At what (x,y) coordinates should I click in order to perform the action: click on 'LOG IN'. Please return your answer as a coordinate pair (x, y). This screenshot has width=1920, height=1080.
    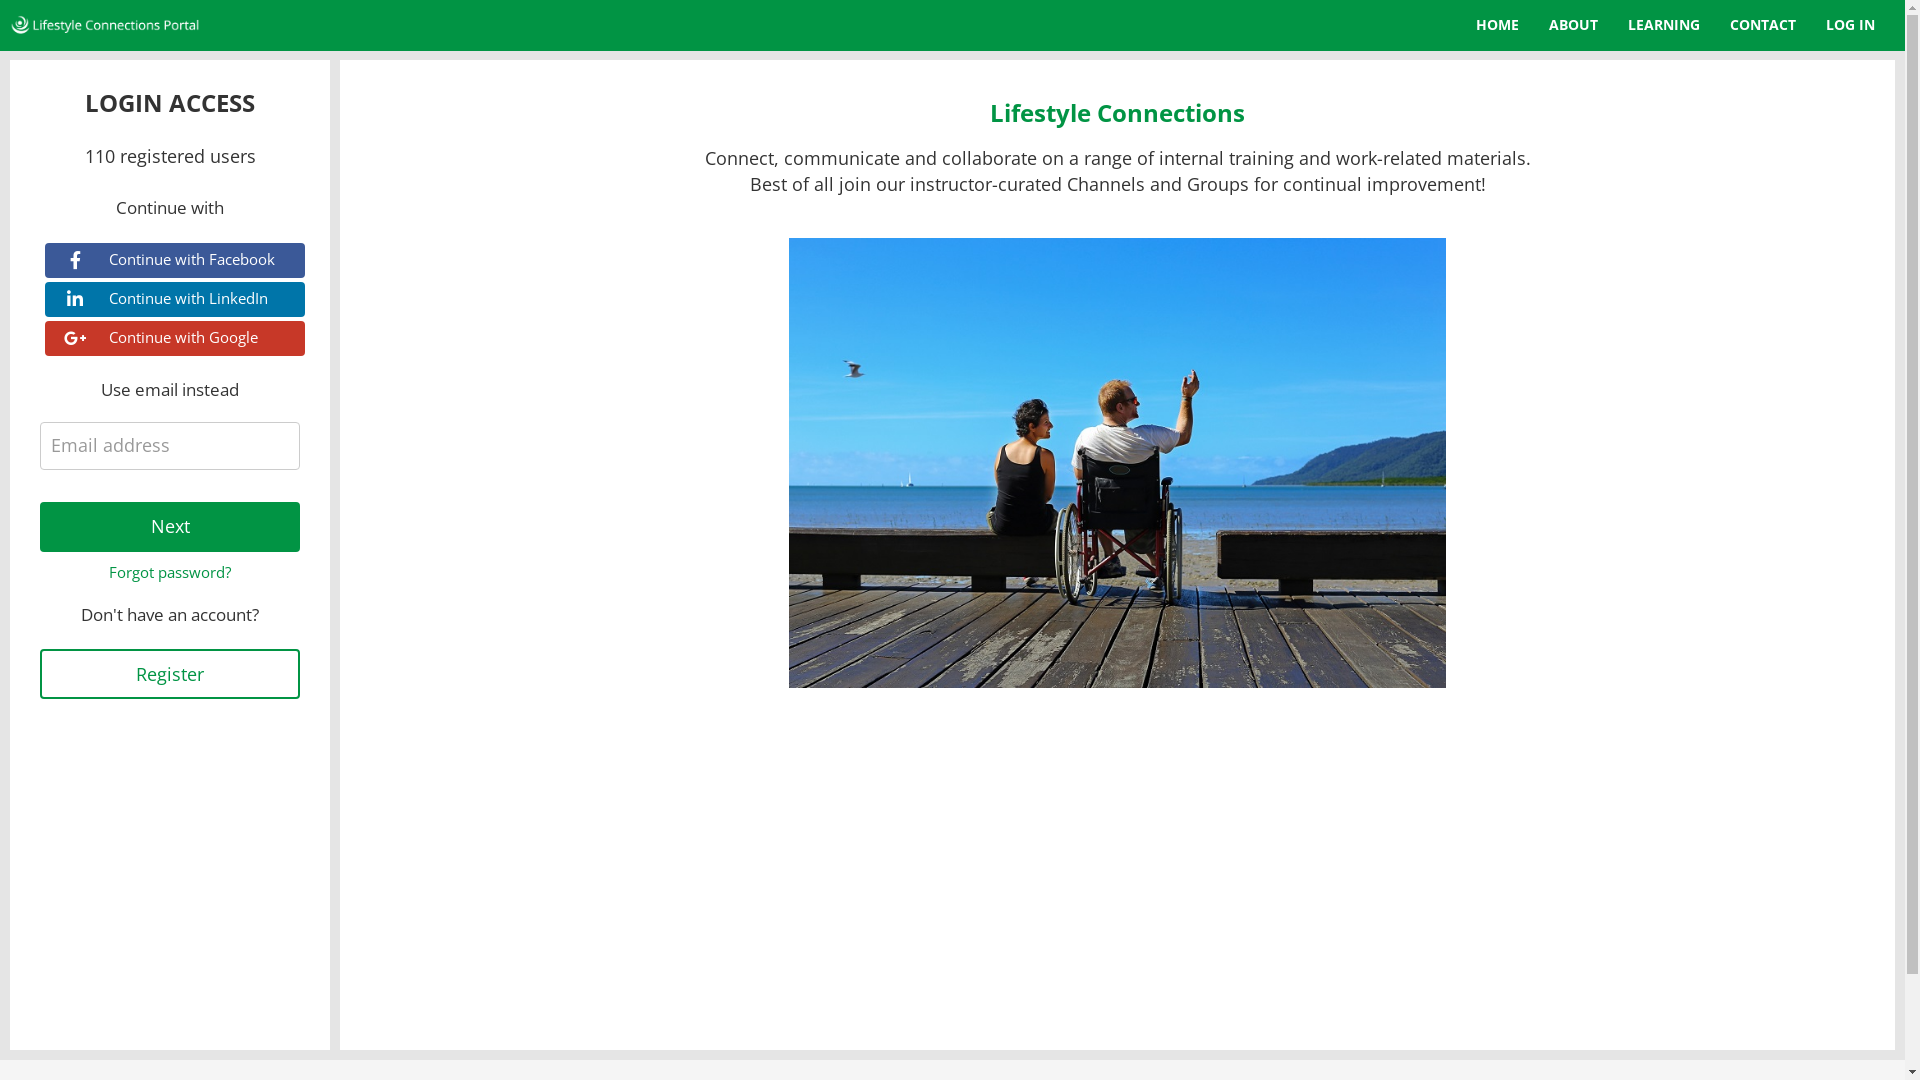
    Looking at the image, I should click on (1810, 25).